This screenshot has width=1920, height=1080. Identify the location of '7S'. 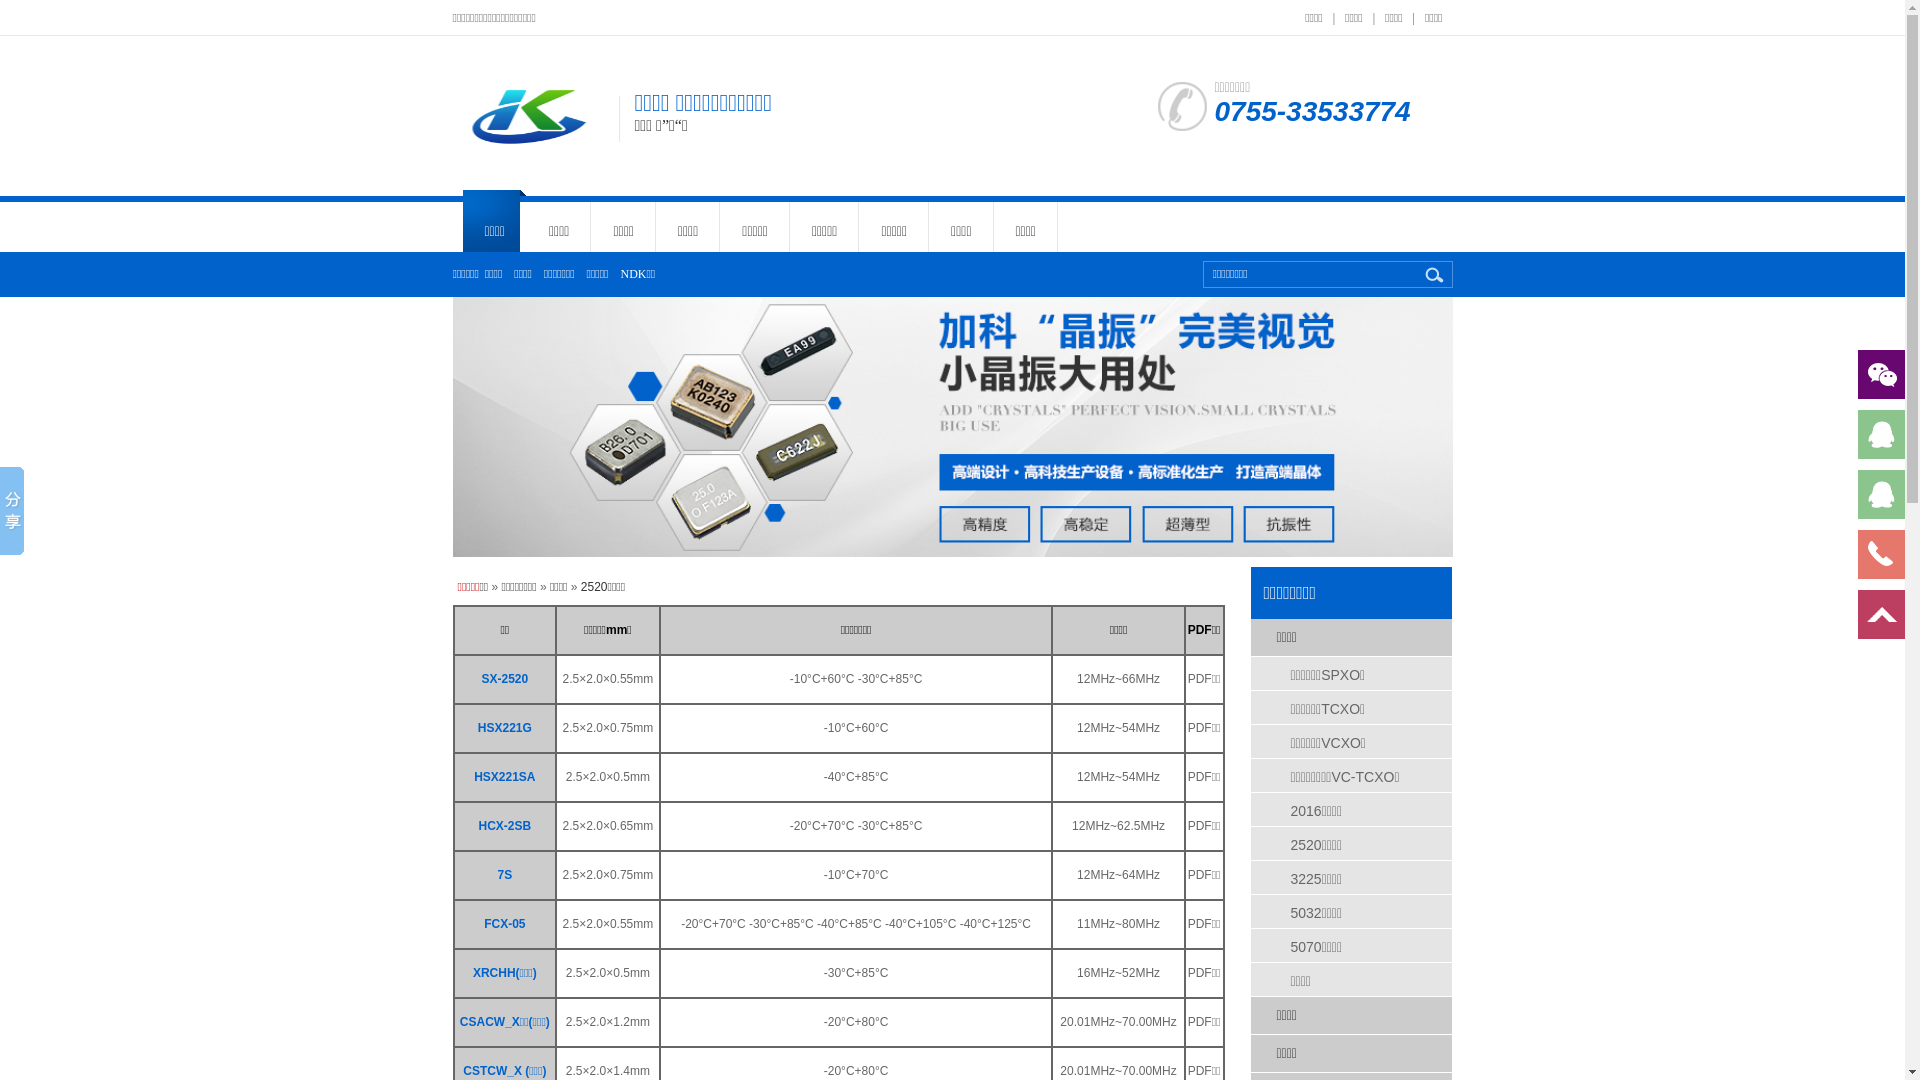
(504, 874).